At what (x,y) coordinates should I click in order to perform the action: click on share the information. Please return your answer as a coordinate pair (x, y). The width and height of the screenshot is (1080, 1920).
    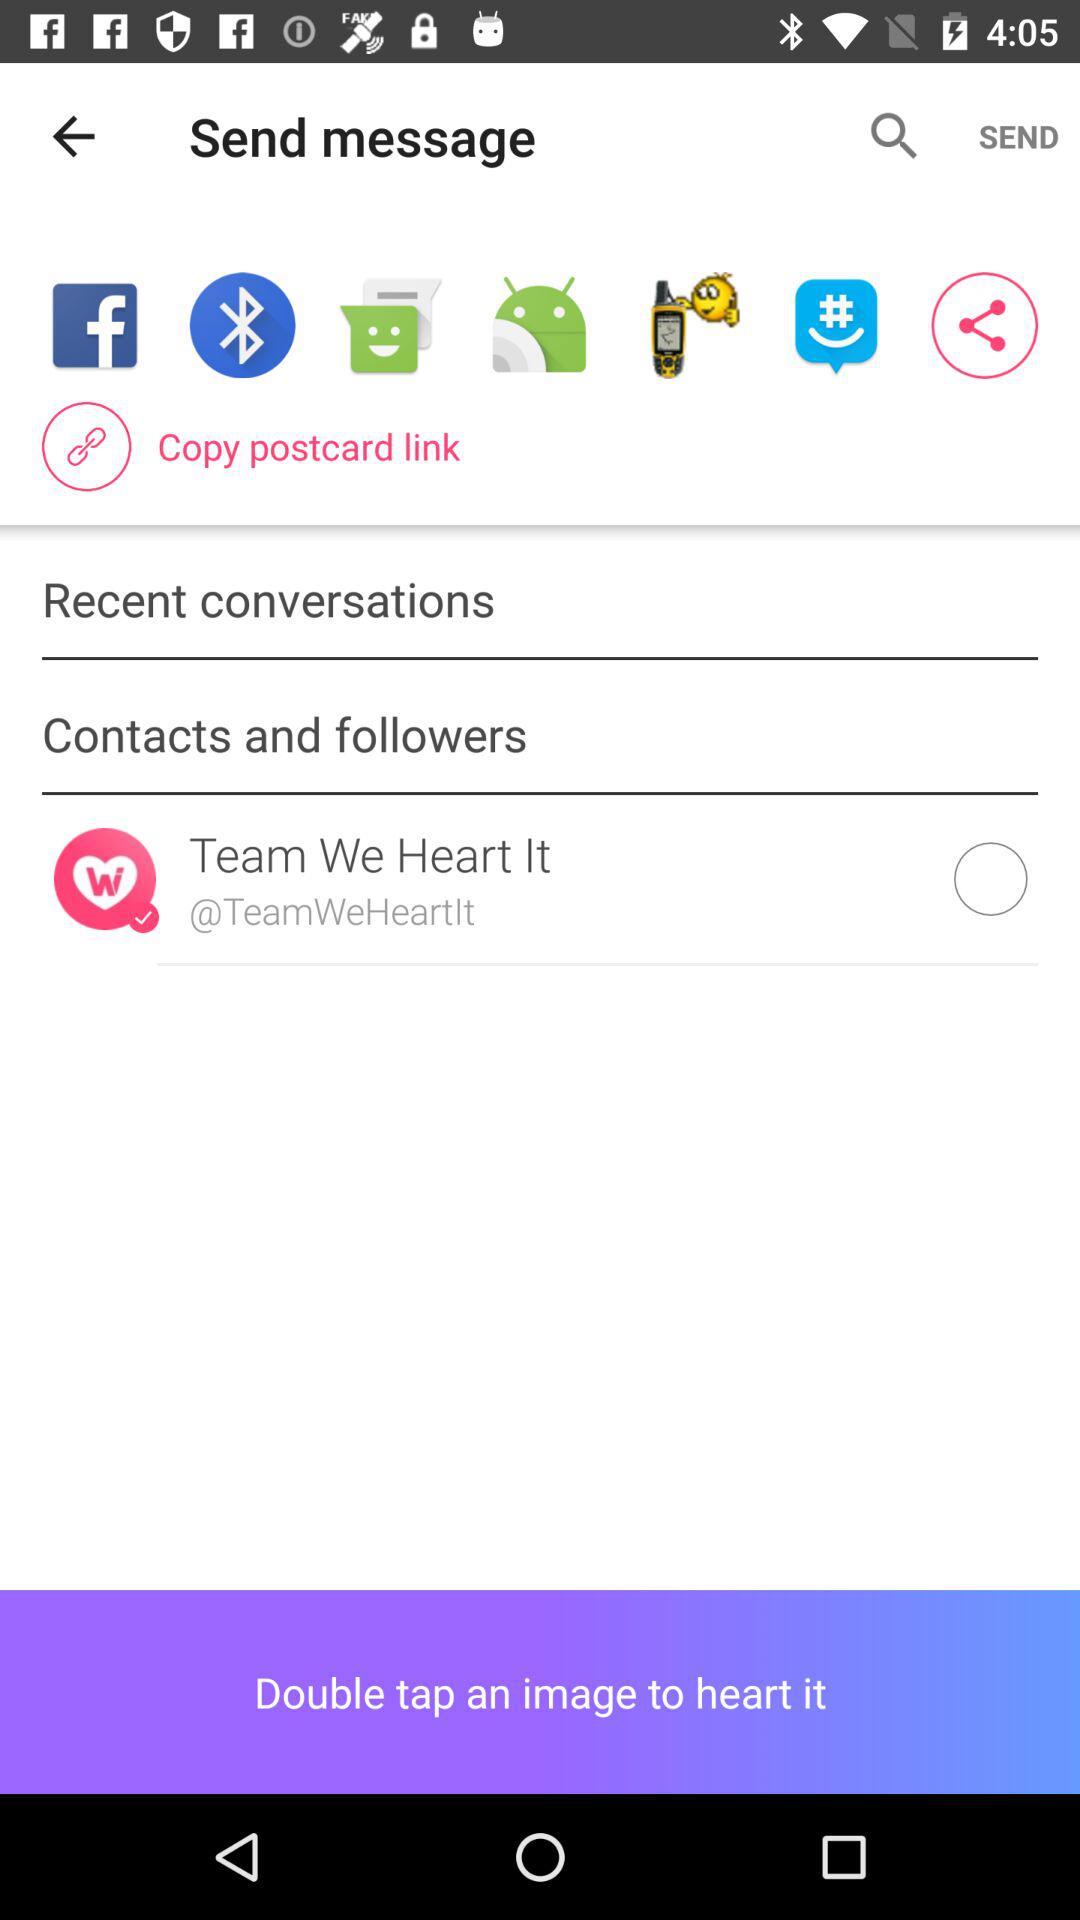
    Looking at the image, I should click on (983, 325).